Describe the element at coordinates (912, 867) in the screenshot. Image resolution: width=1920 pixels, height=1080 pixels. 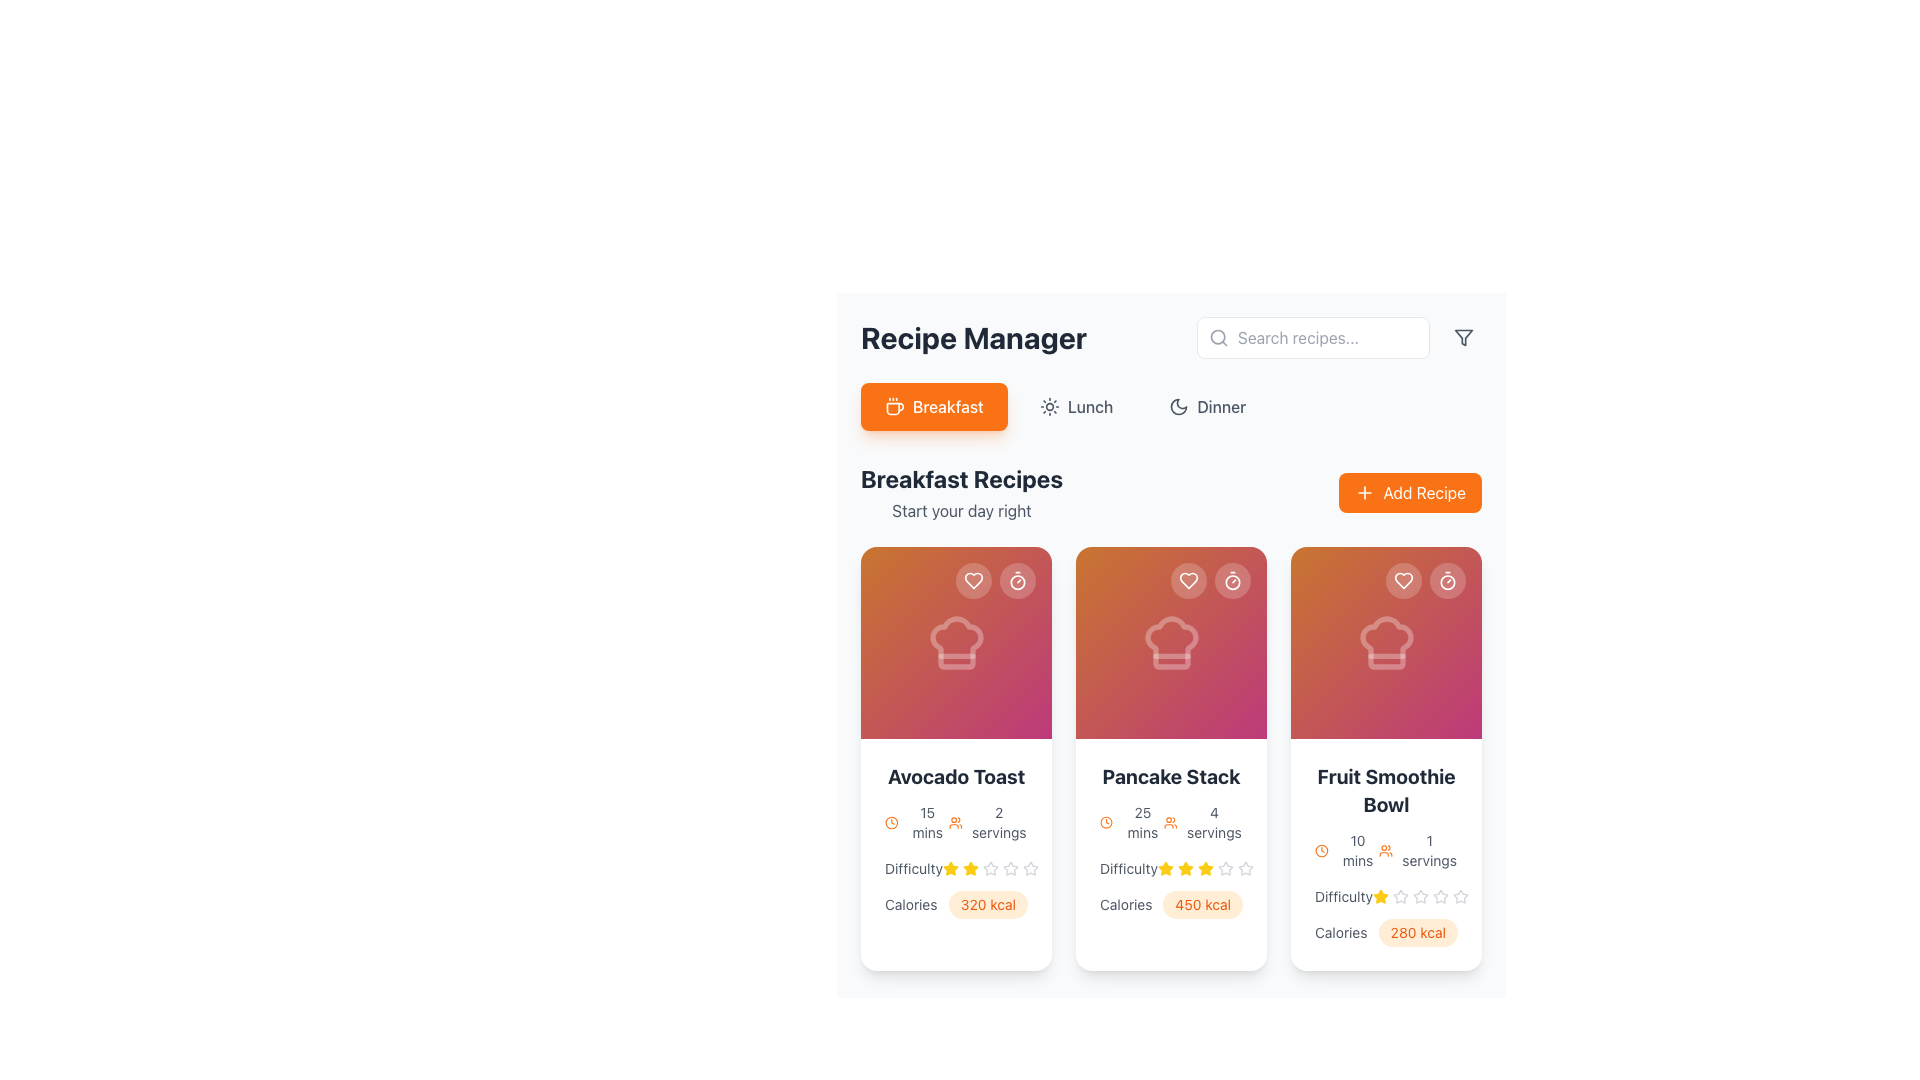
I see `the 'Difficulty' text label, which is a smaller grayish text component located at the bottom-left corner of the recipe card, next to star icons for difficulty ratings` at that location.